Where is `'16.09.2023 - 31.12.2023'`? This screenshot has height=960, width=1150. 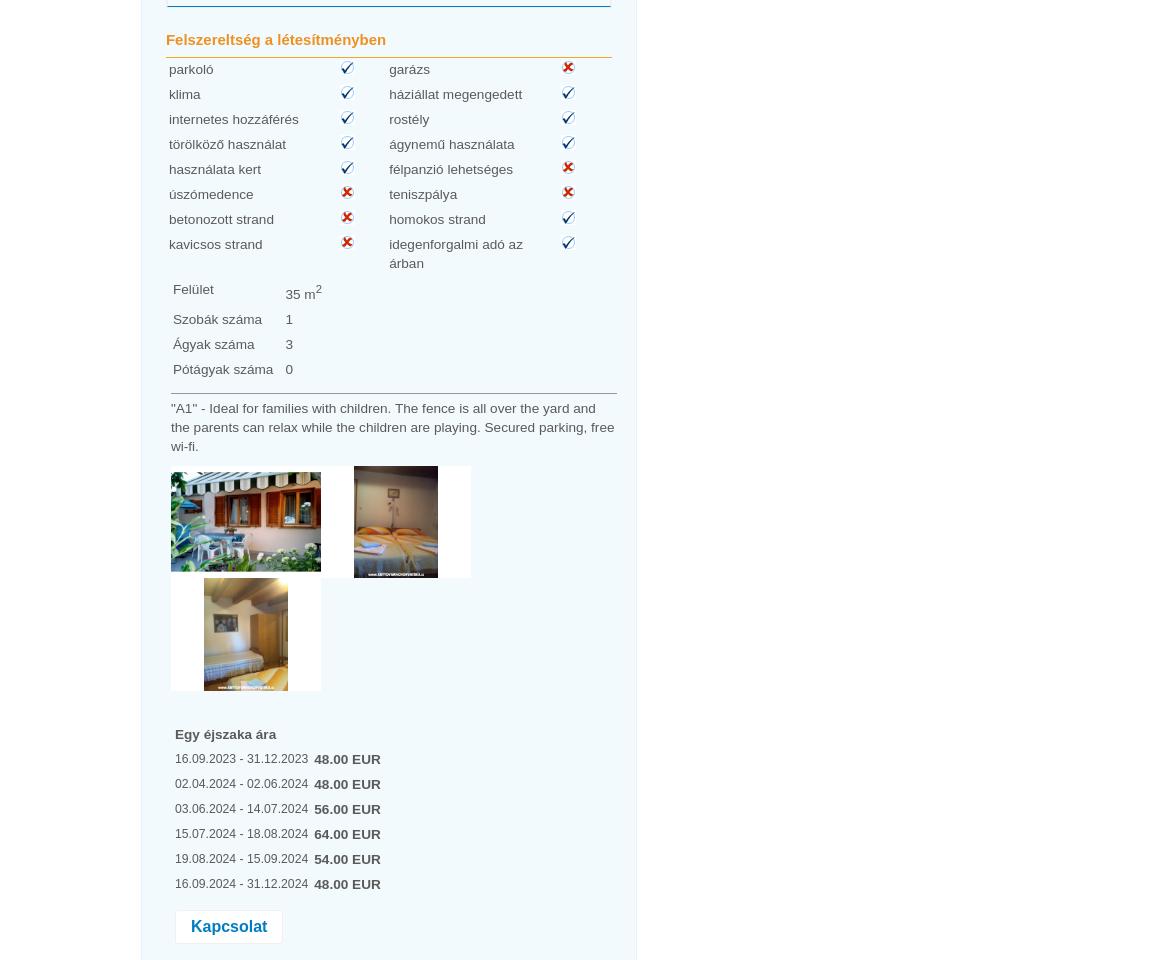
'16.09.2023 - 31.12.2023' is located at coordinates (240, 757).